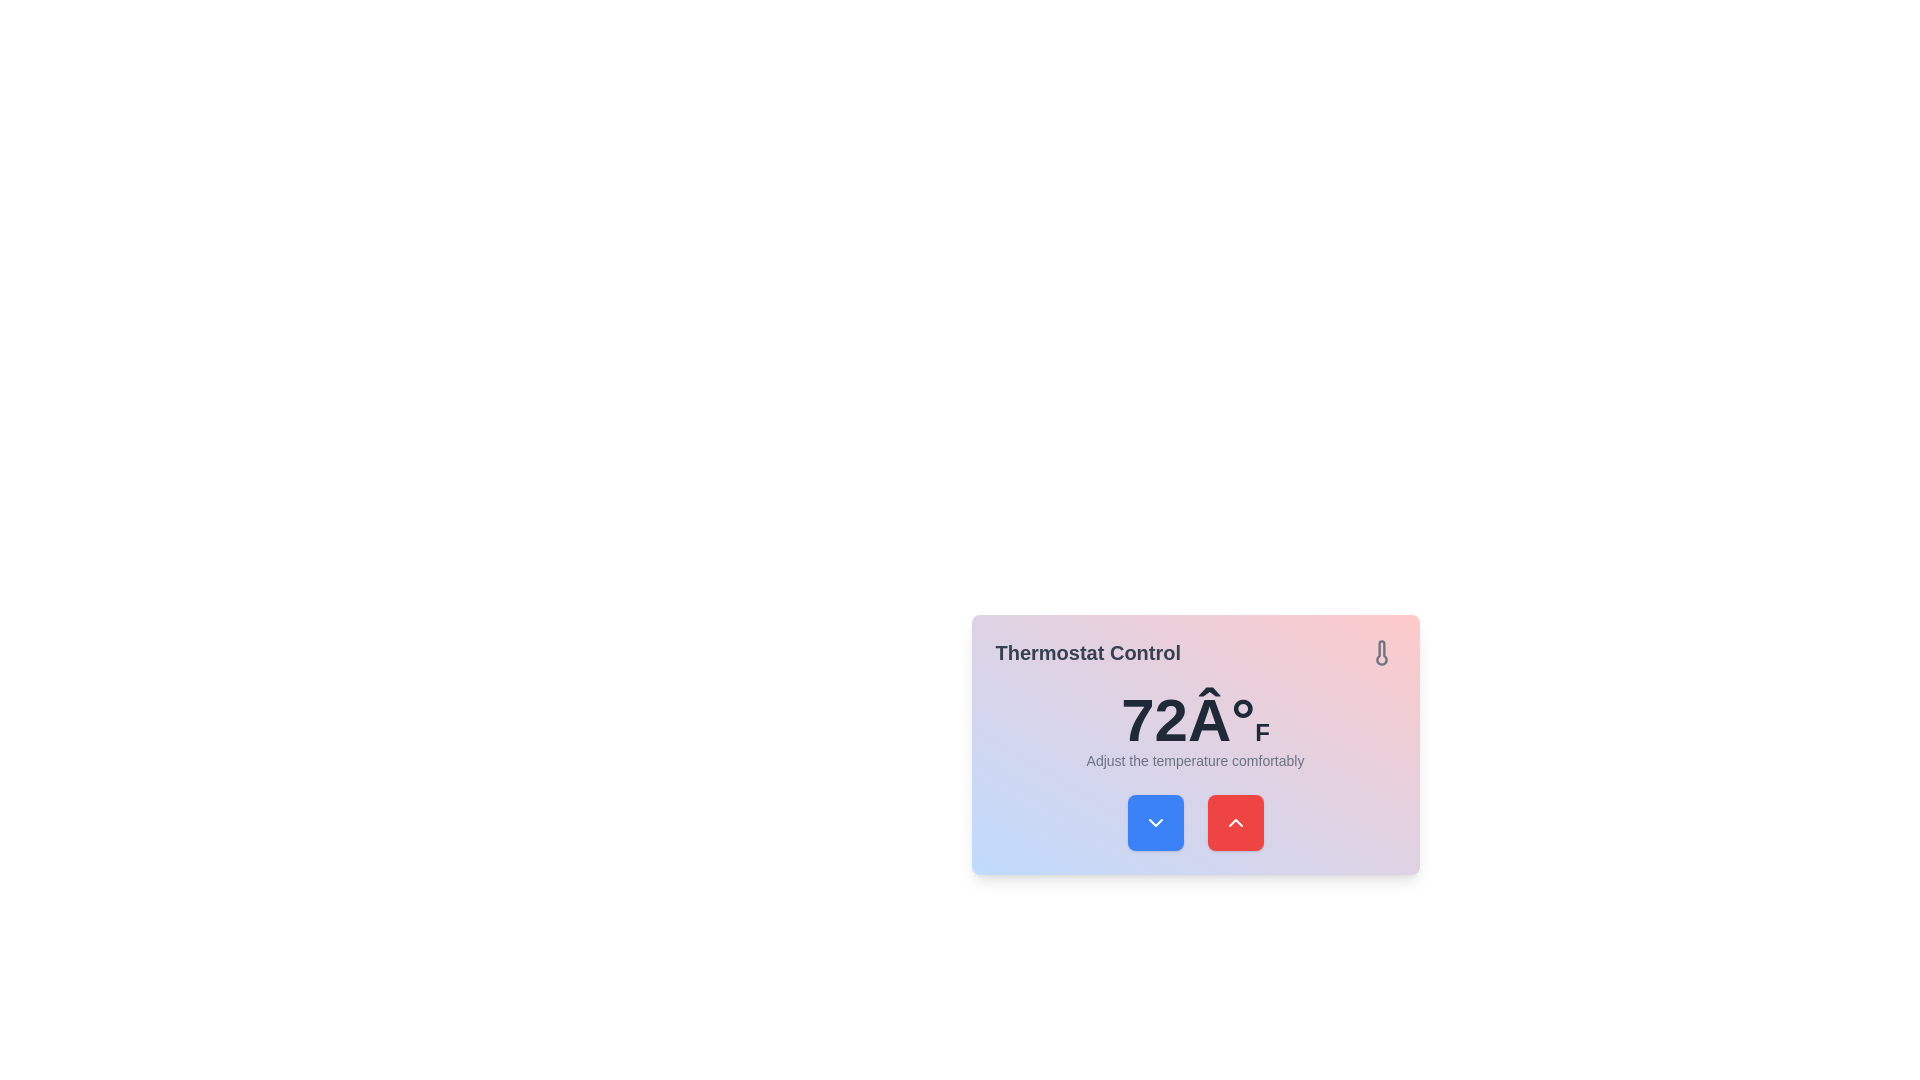  What do you see at coordinates (1155, 822) in the screenshot?
I see `the leftmost button on the thermostat interface` at bounding box center [1155, 822].